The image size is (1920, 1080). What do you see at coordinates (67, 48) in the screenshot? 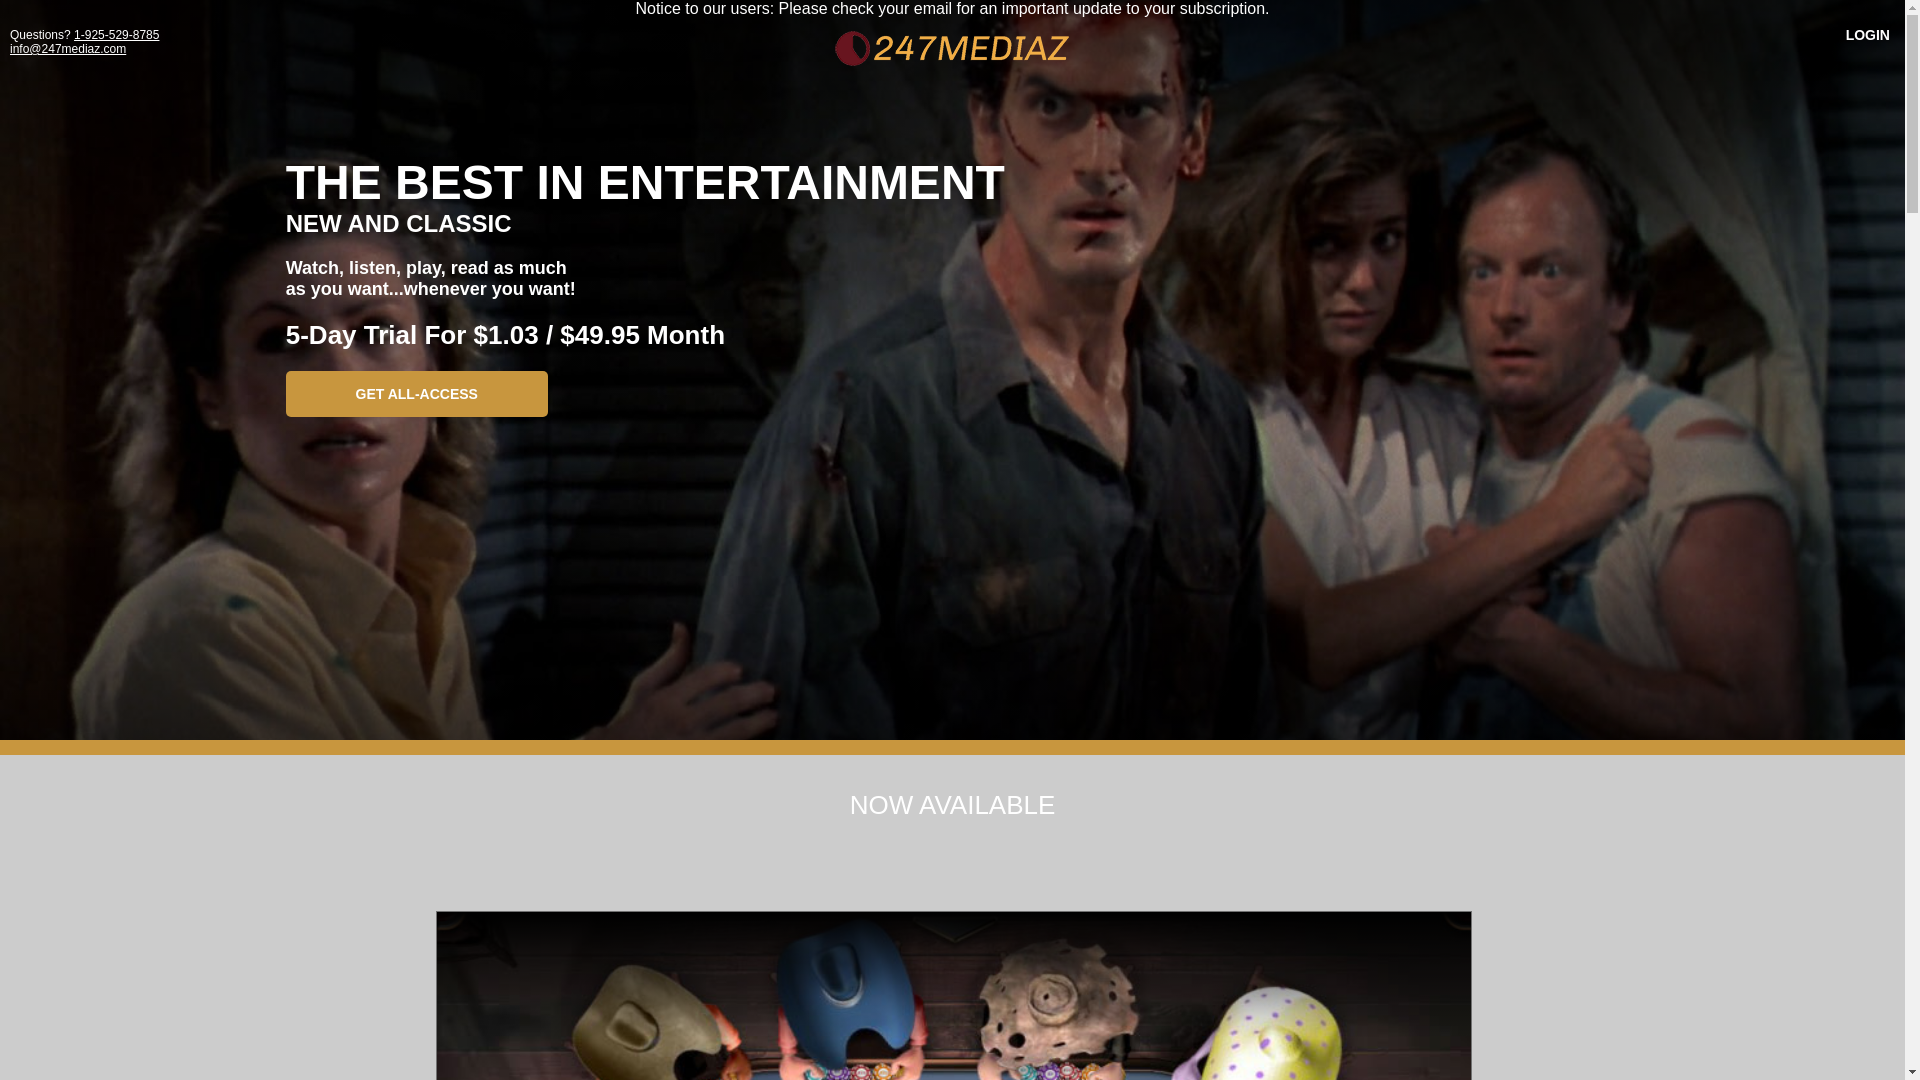
I see `'info@247mediaz.com'` at bounding box center [67, 48].